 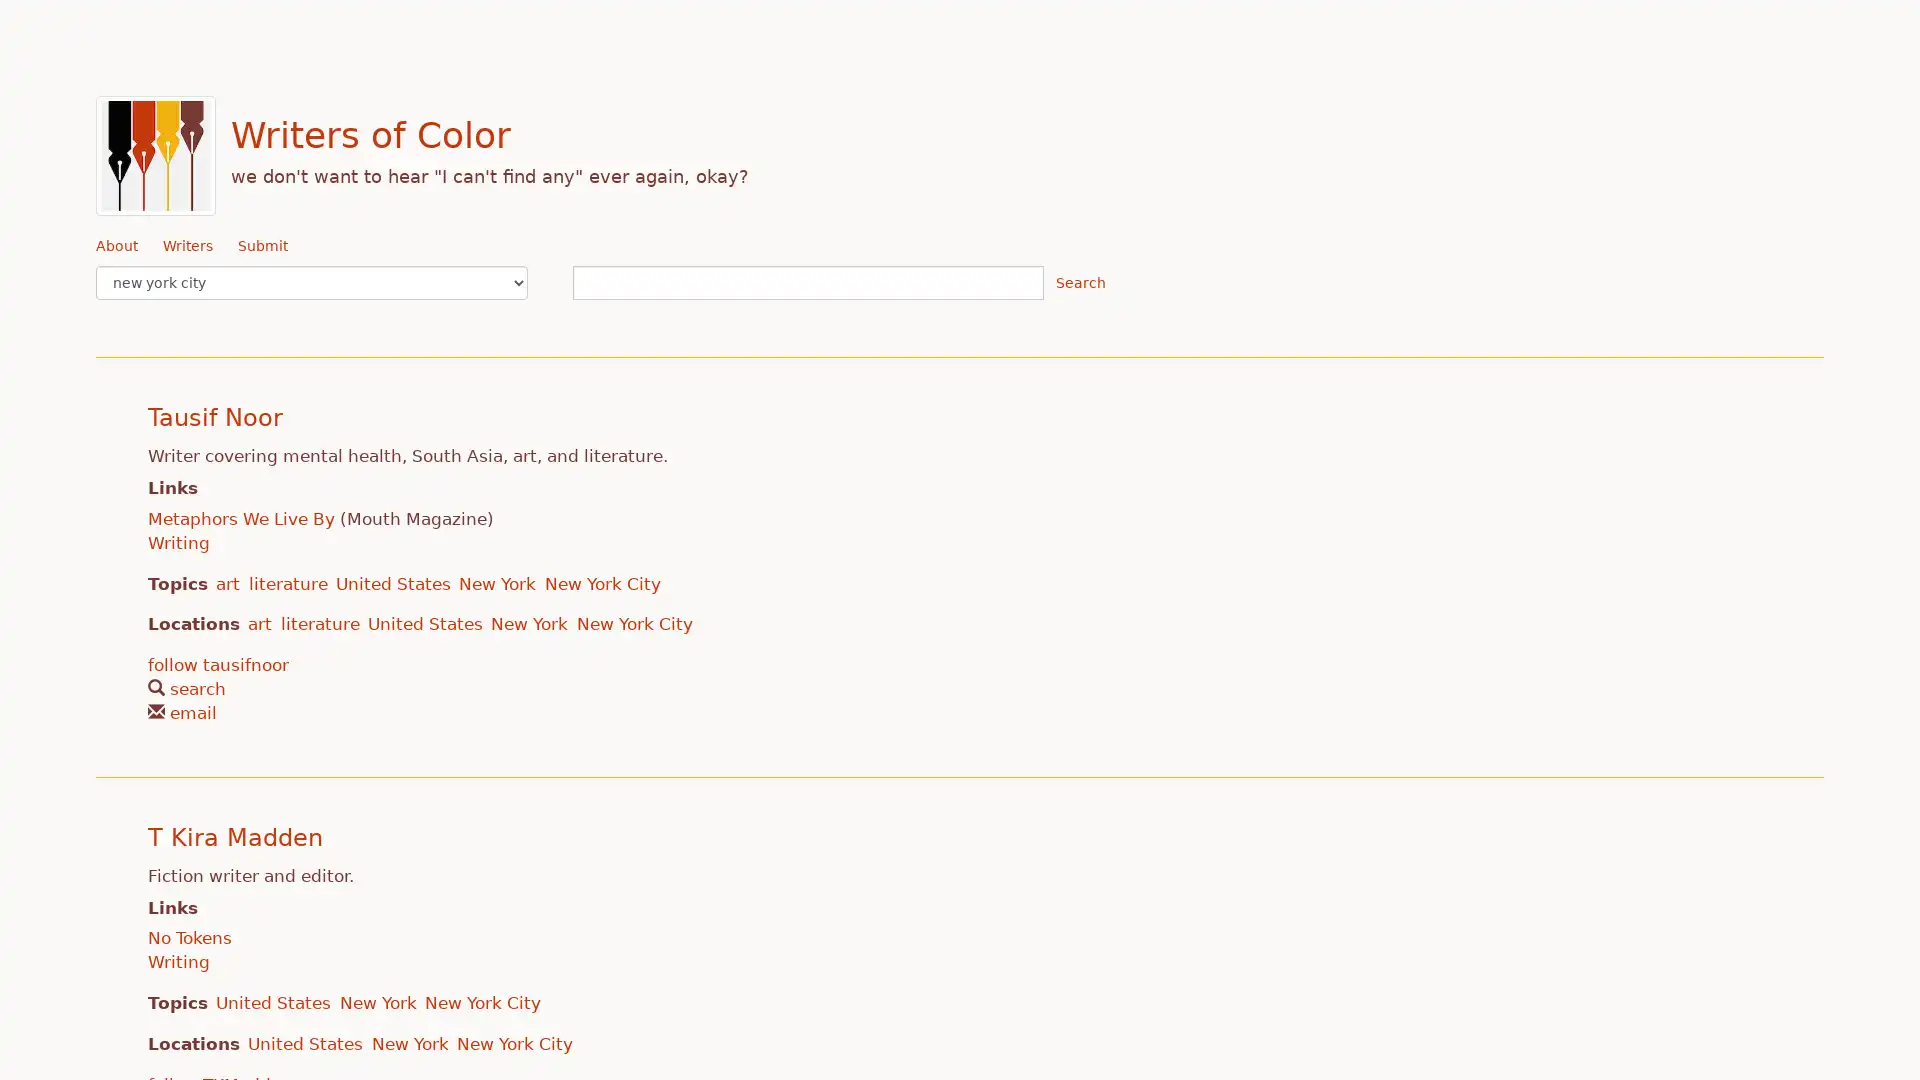 I want to click on Search, so click(x=1079, y=282).